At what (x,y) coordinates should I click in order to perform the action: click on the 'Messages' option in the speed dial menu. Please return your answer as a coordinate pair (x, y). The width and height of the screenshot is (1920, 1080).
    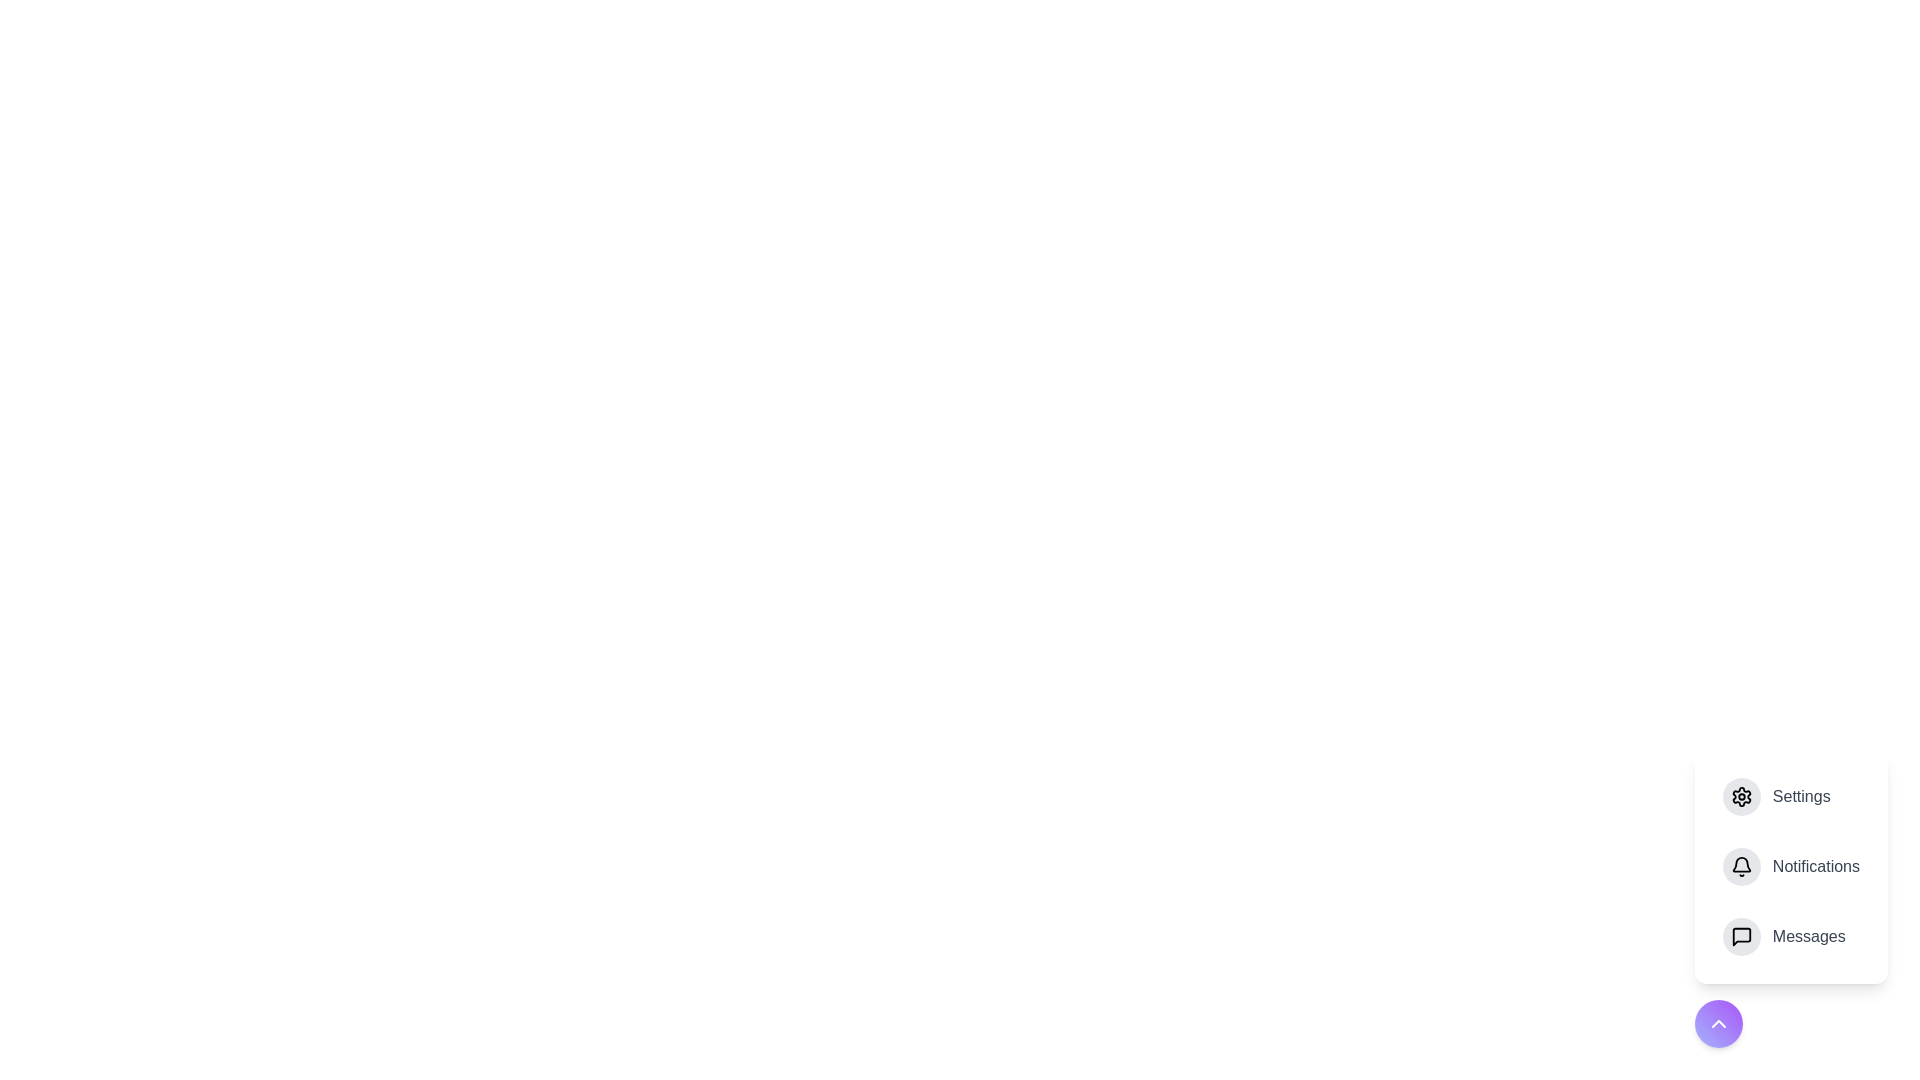
    Looking at the image, I should click on (1784, 937).